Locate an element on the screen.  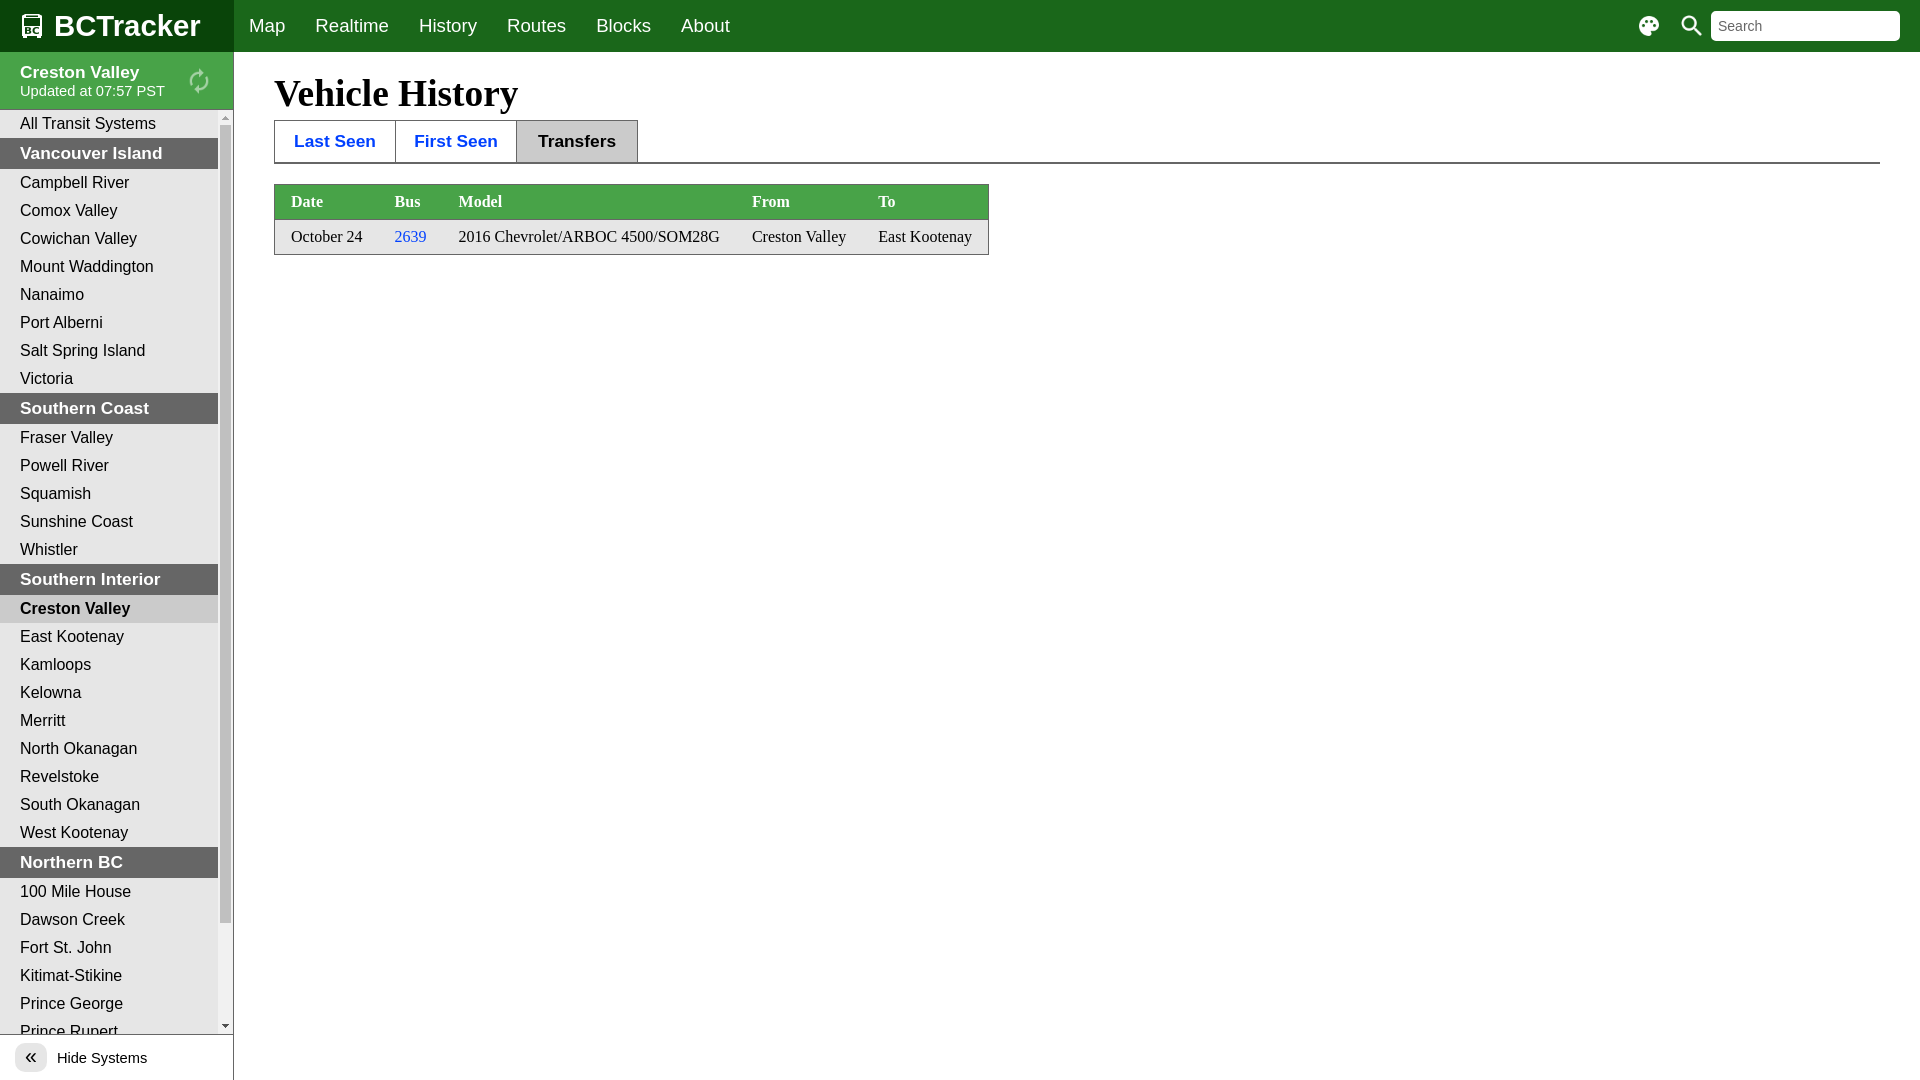
'BCTracker' is located at coordinates (115, 26).